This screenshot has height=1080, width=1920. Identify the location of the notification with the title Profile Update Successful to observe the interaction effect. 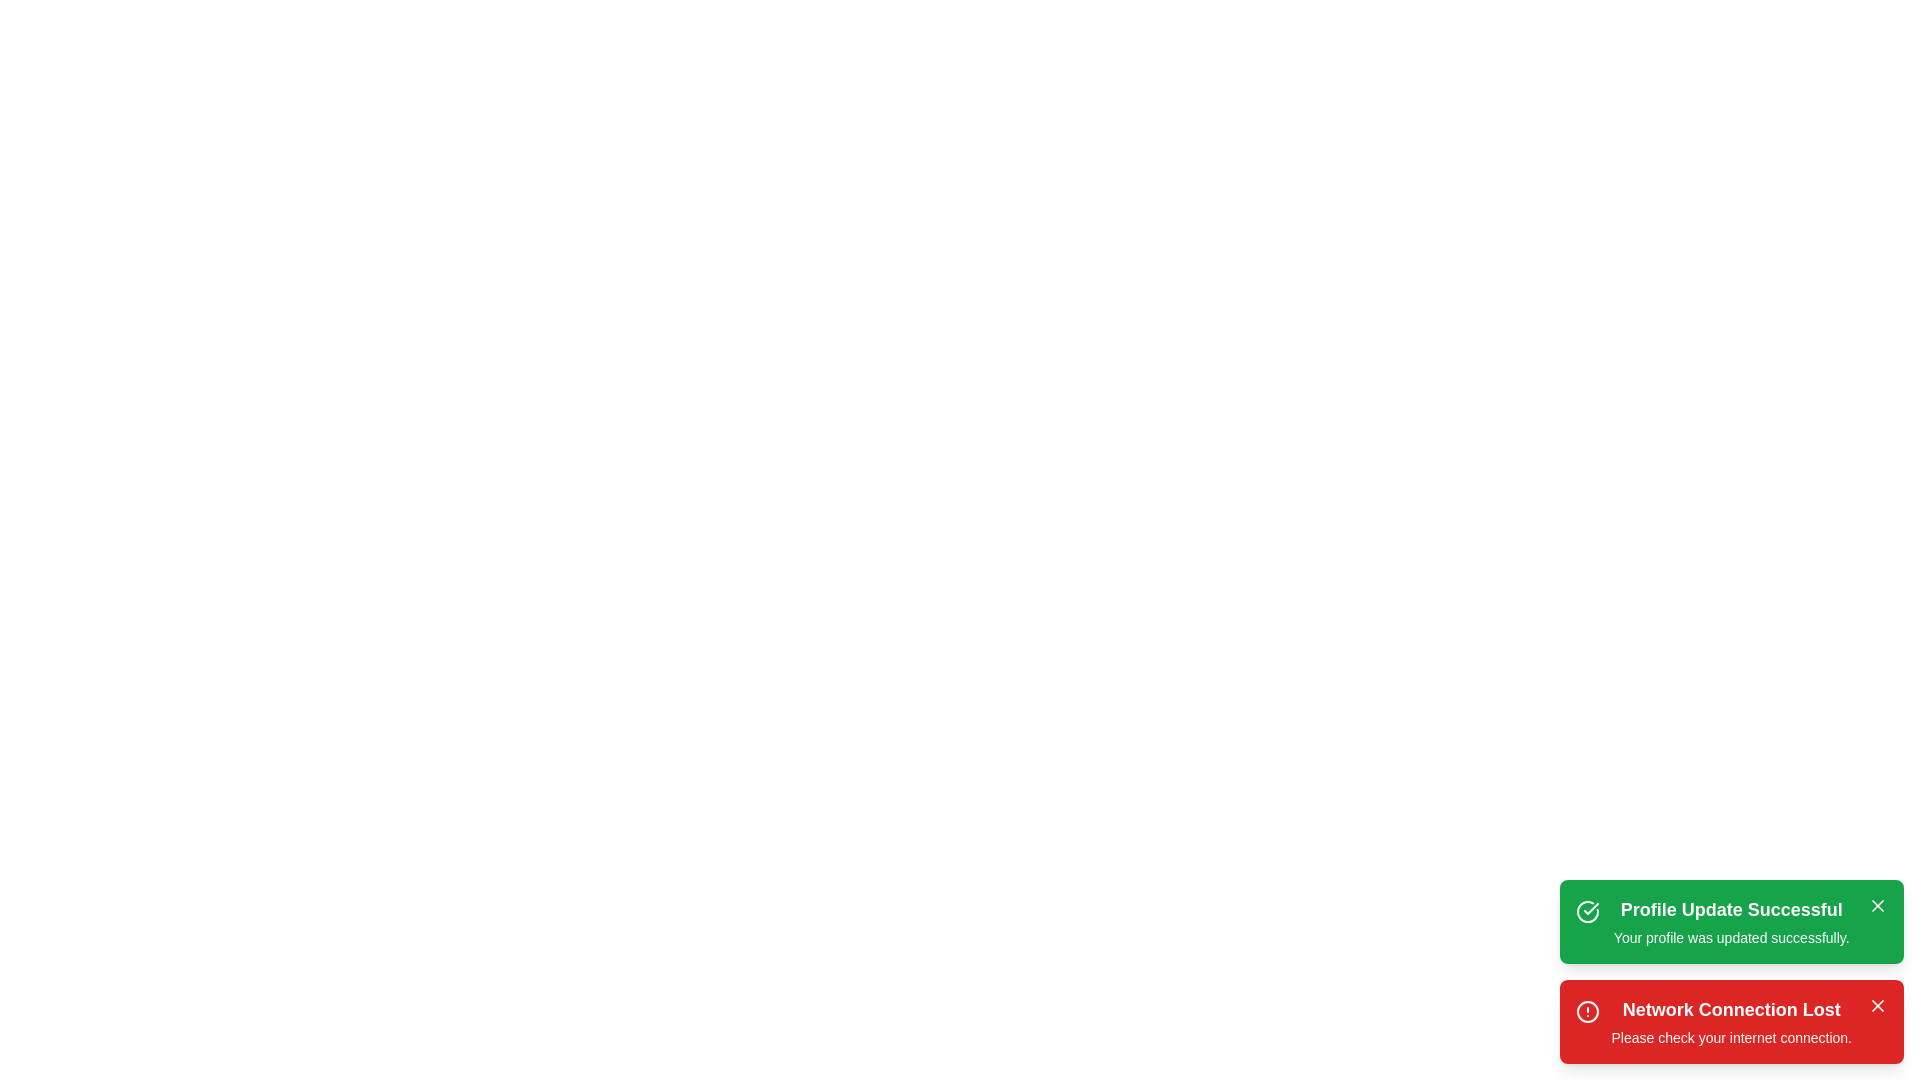
(1730, 921).